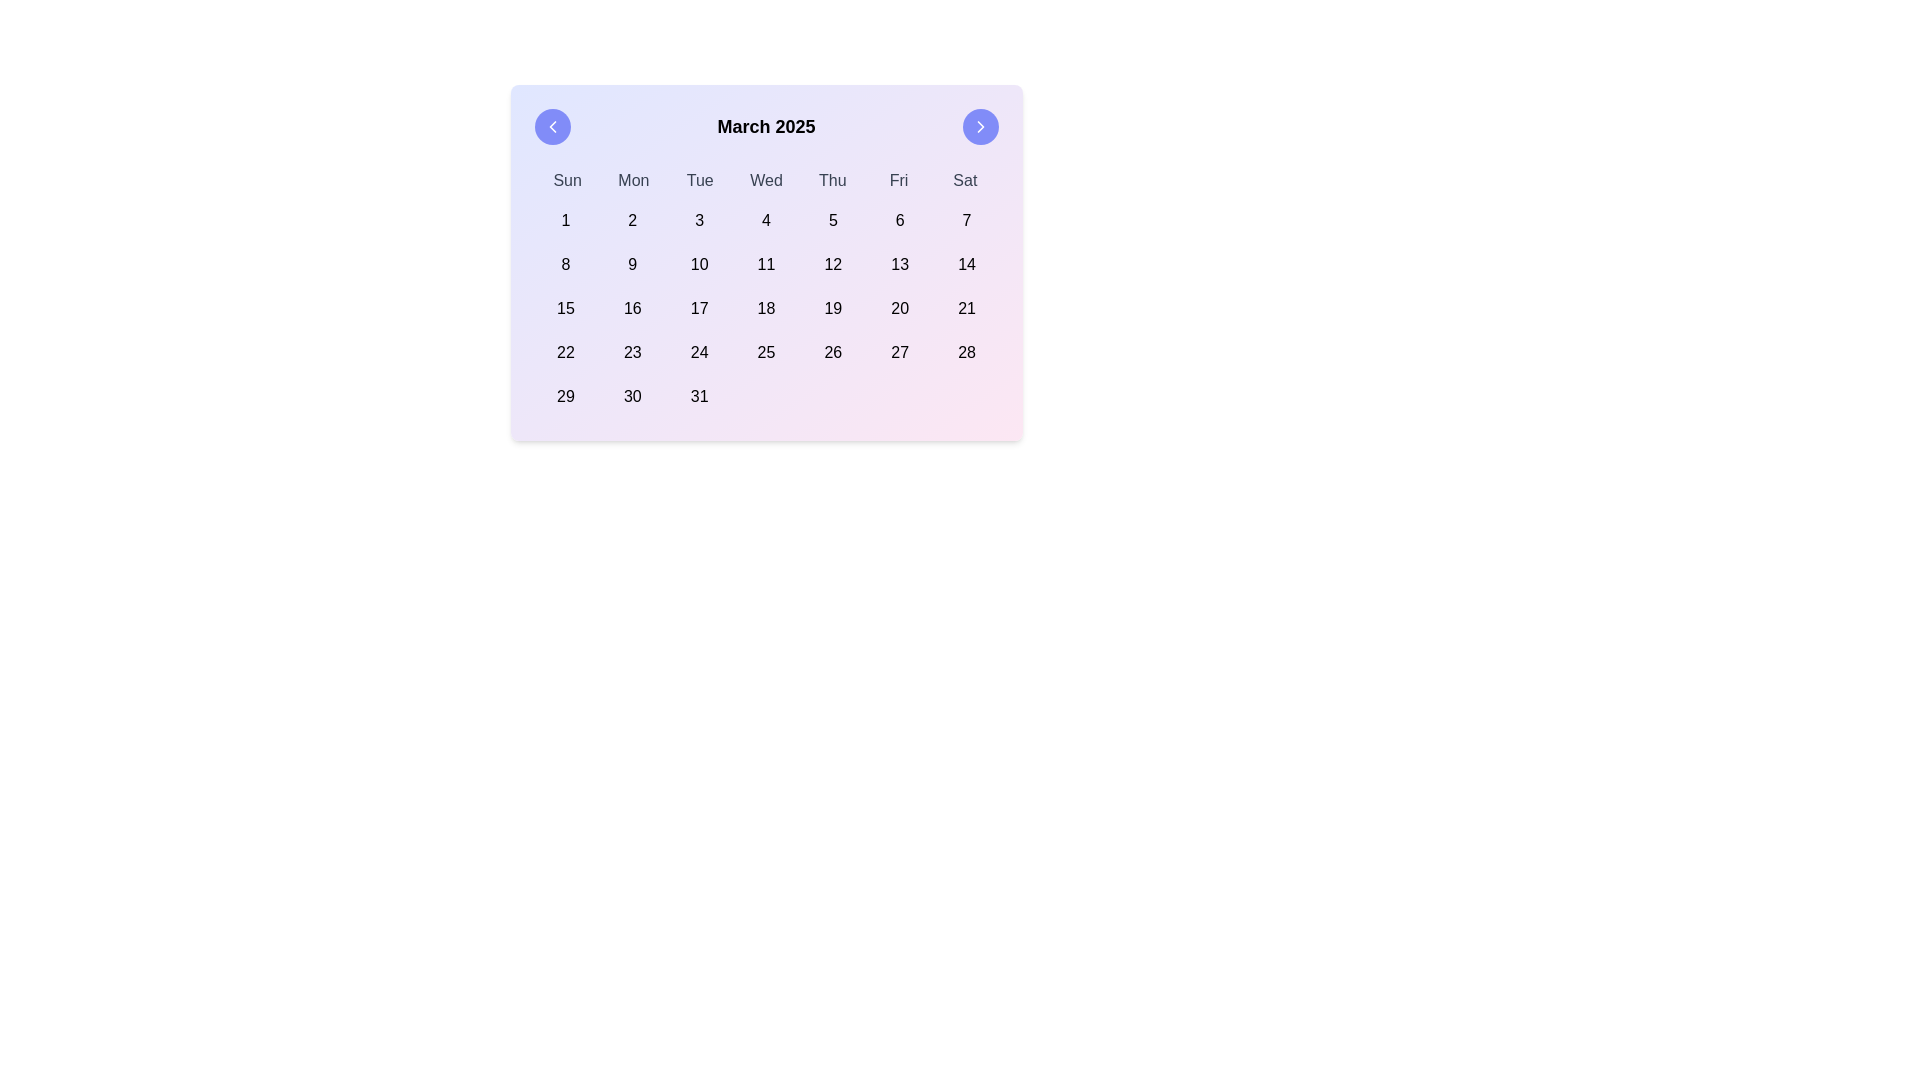  What do you see at coordinates (564, 220) in the screenshot?
I see `the rounded rectangular button displaying the number '1' in bold black text` at bounding box center [564, 220].